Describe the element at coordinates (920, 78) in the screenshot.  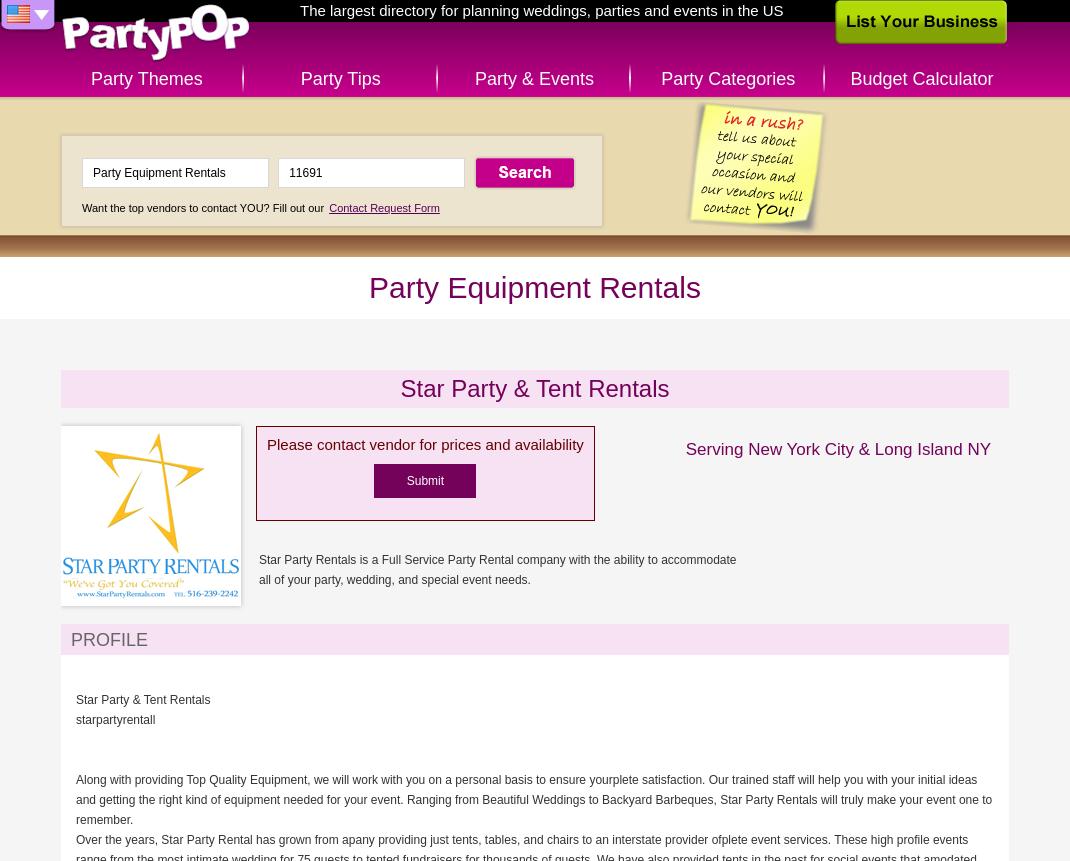
I see `'Budget Calculator'` at that location.